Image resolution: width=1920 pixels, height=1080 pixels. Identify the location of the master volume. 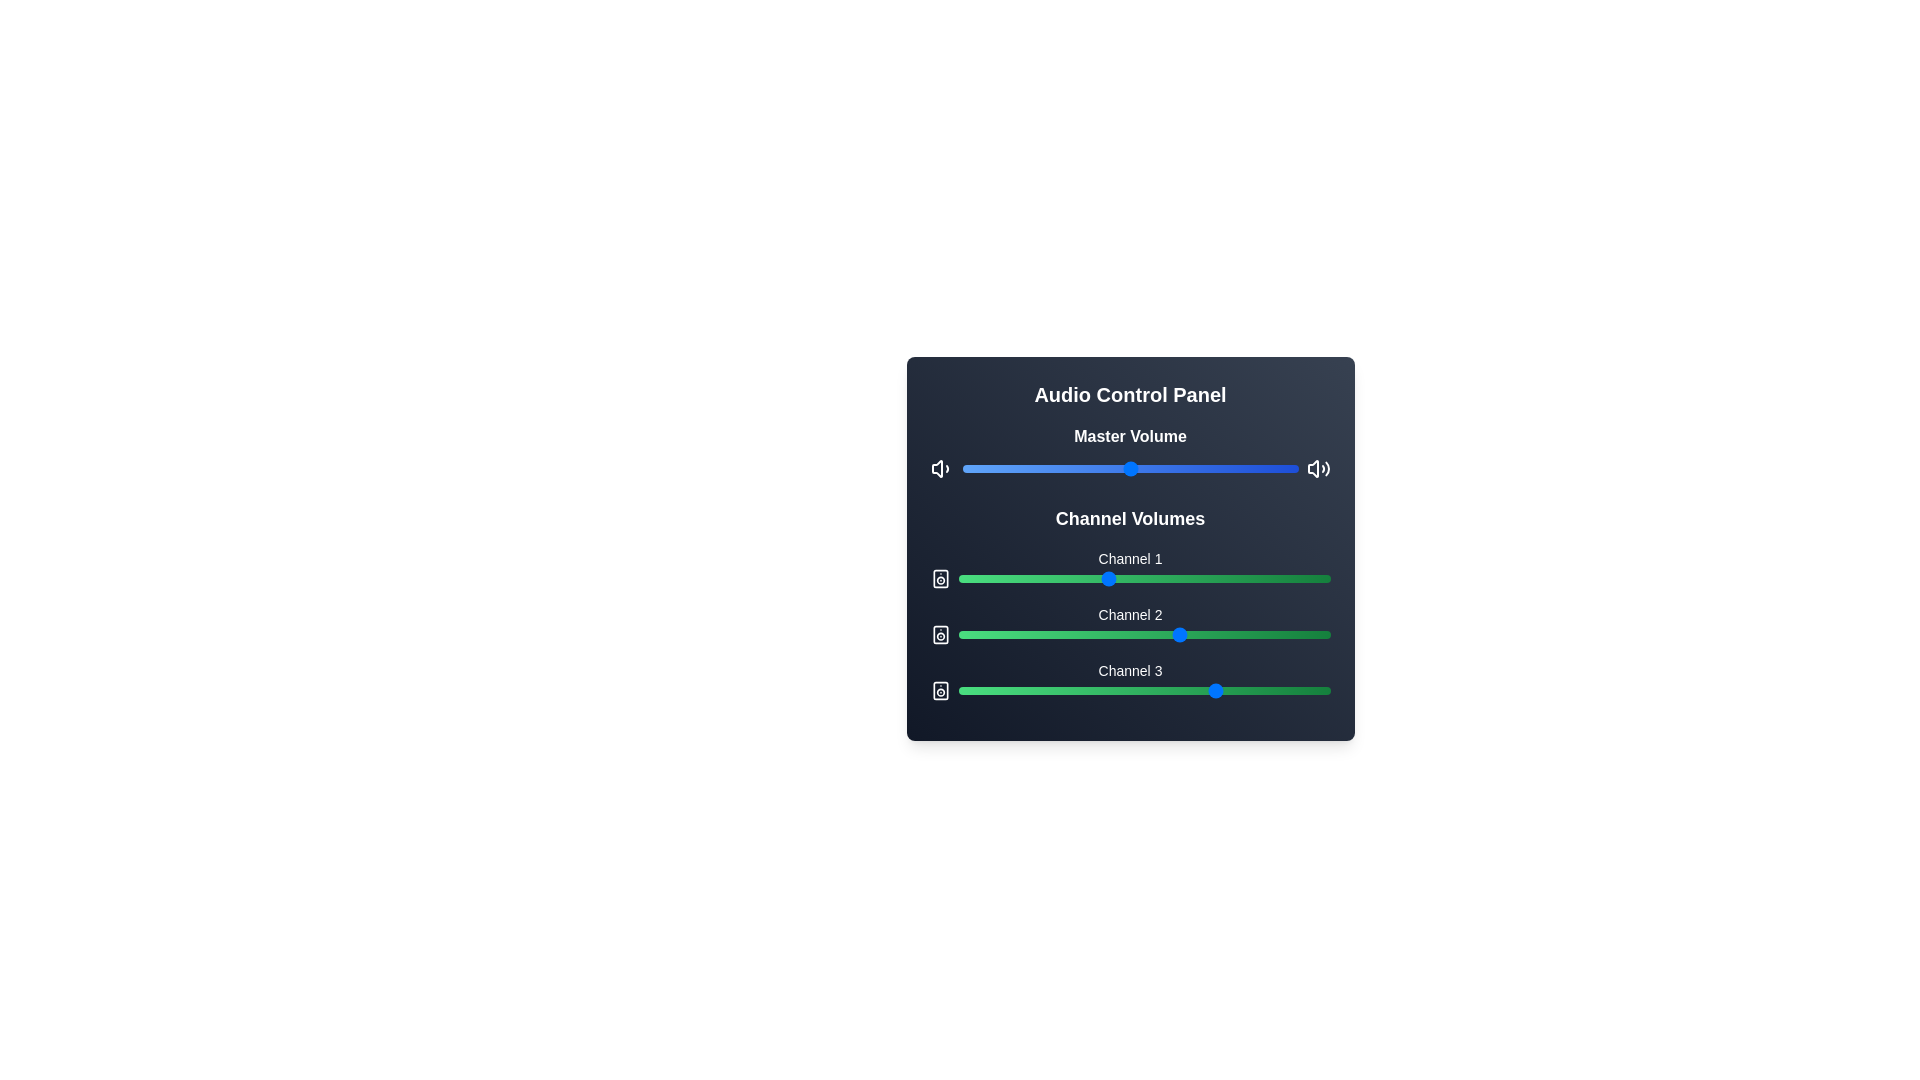
(1227, 469).